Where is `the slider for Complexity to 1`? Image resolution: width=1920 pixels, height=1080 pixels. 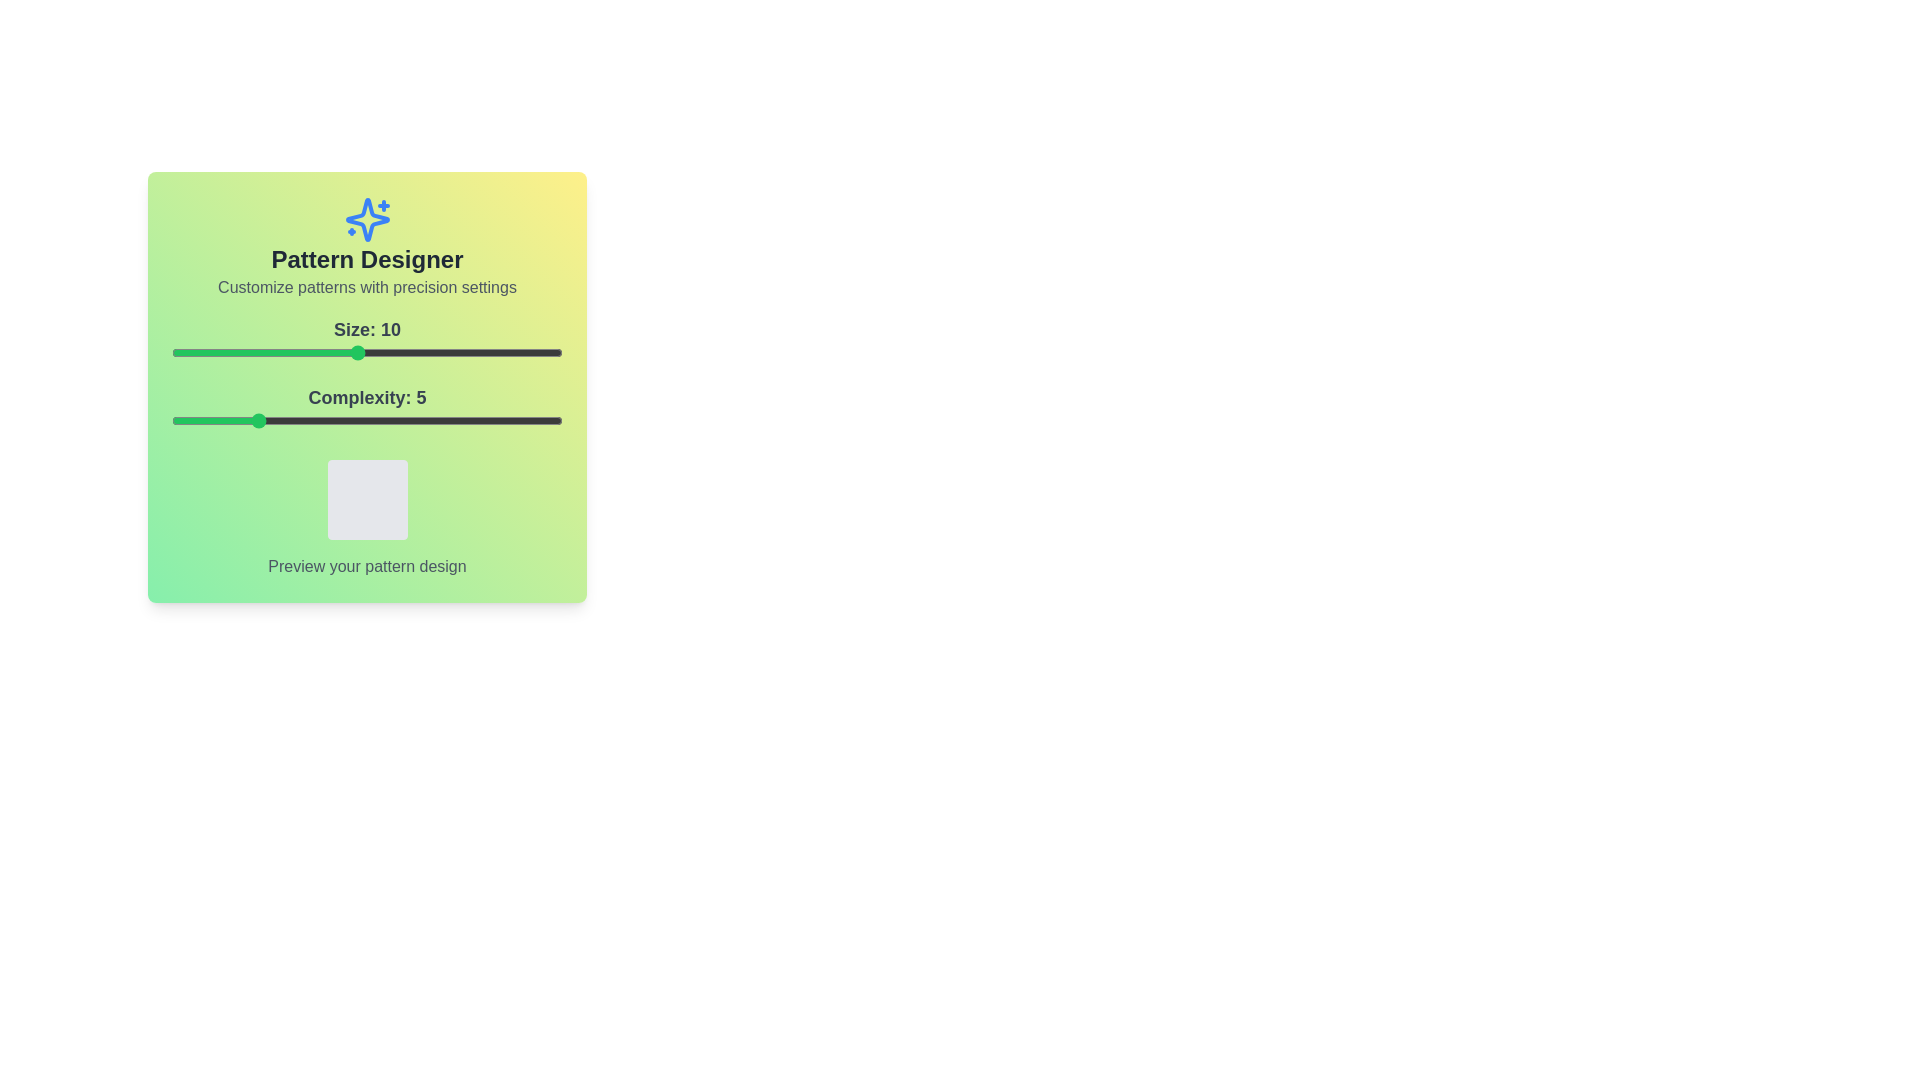
the slider for Complexity to 1 is located at coordinates (172, 419).